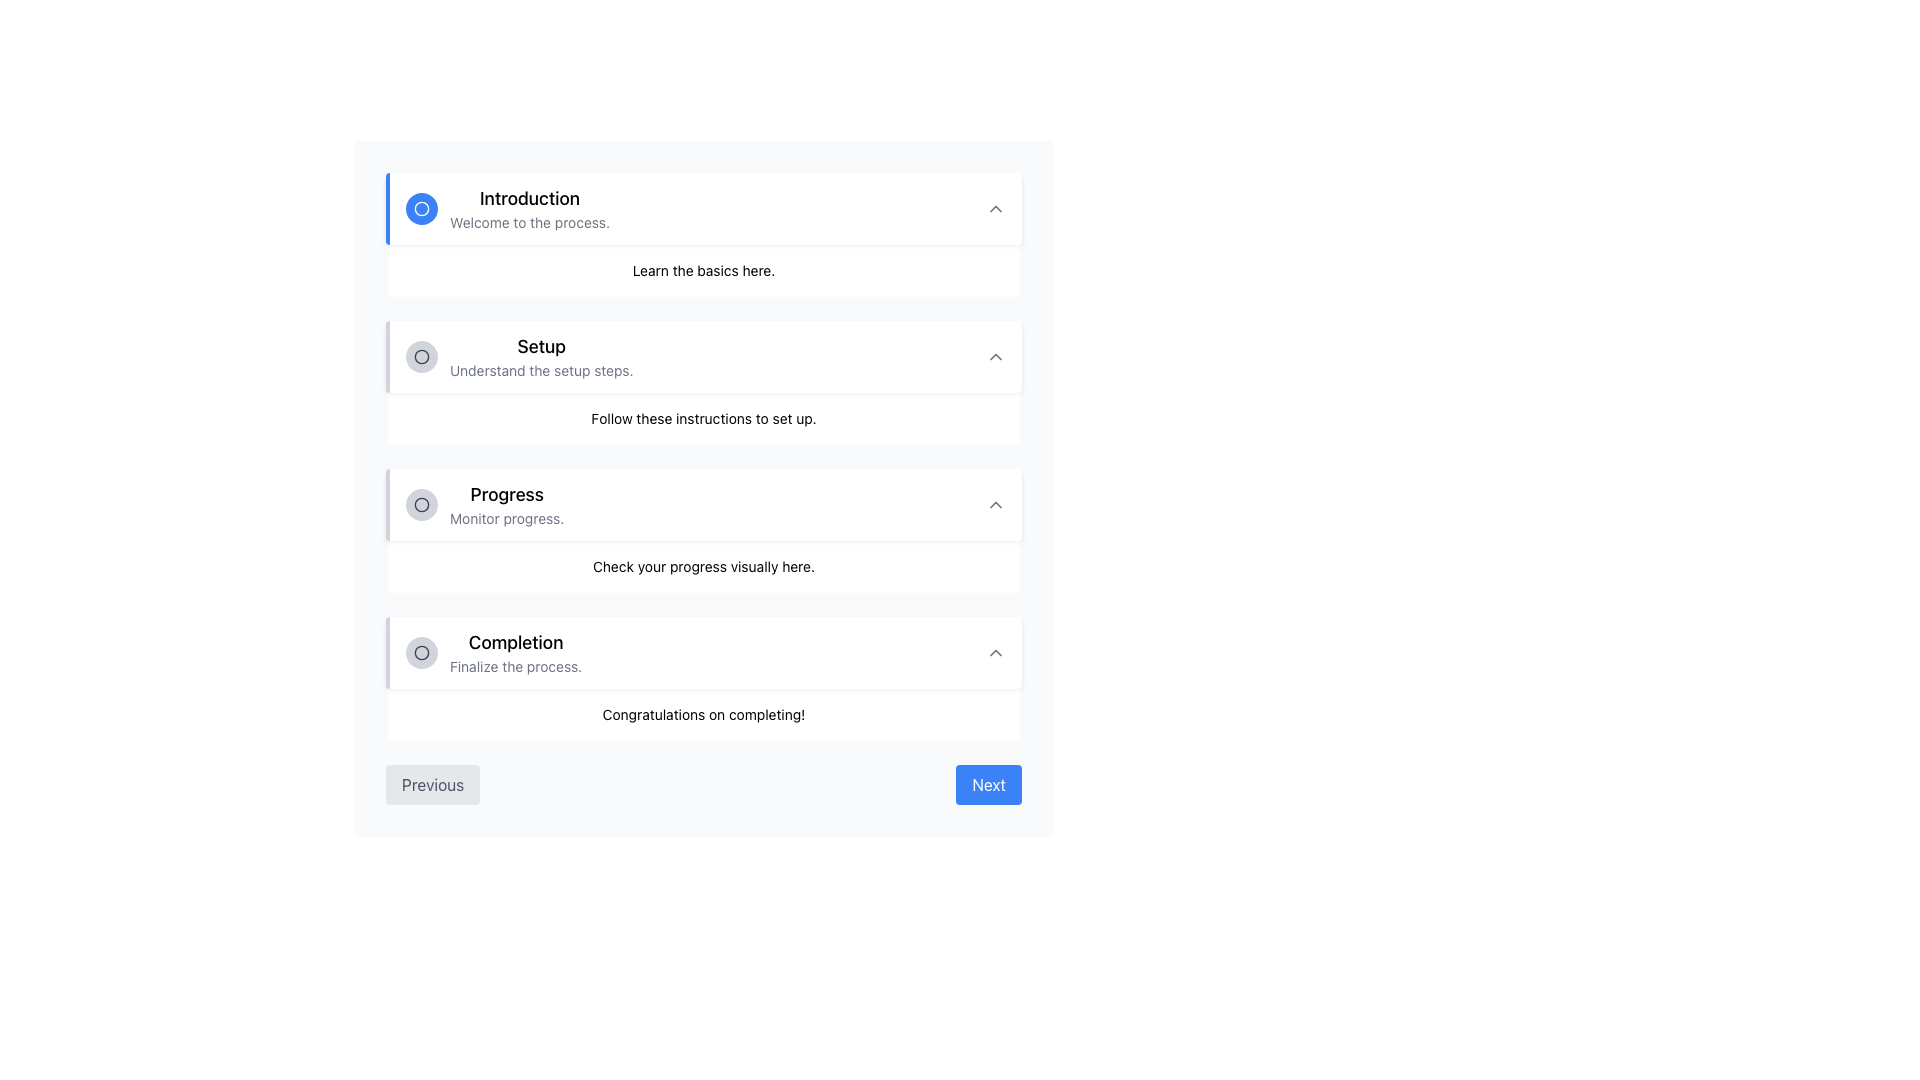 Image resolution: width=1920 pixels, height=1080 pixels. Describe the element at coordinates (996, 504) in the screenshot. I see `the upward-facing chevron icon in the 'Progress' section` at that location.